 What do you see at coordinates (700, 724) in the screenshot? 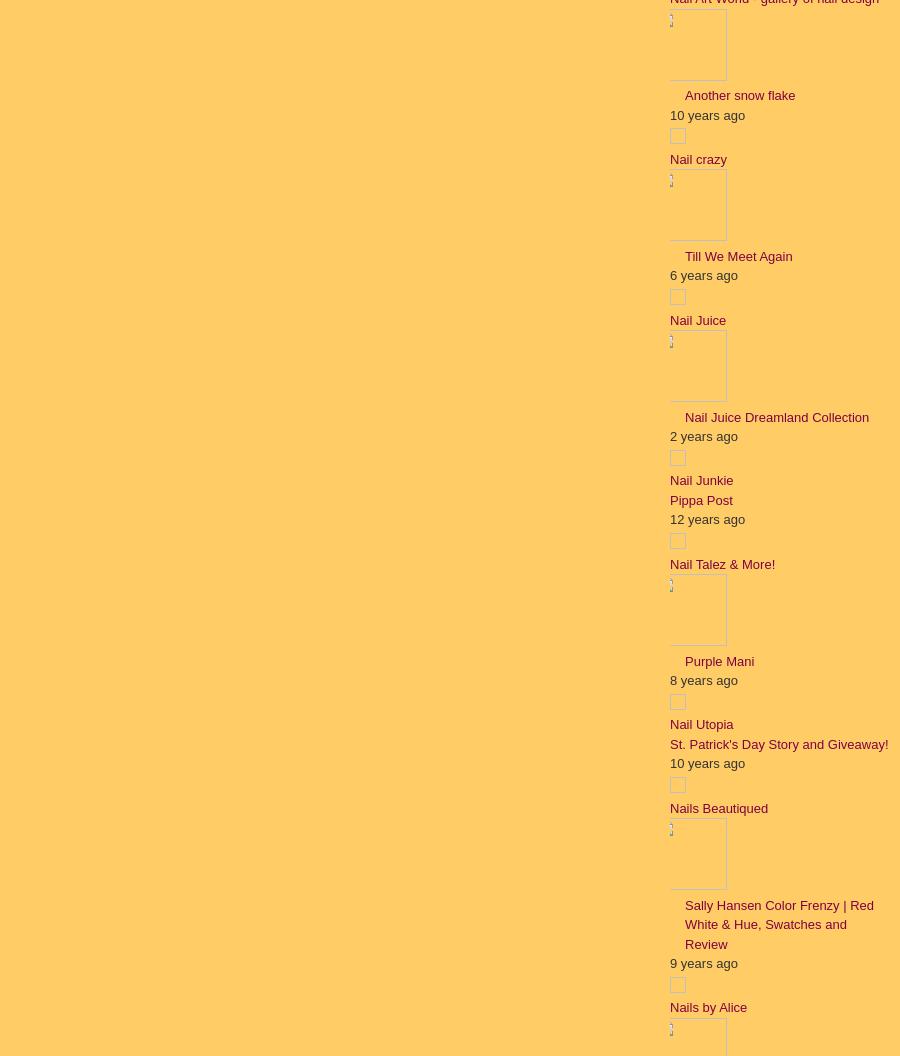
I see `'Nail Utopia'` at bounding box center [700, 724].